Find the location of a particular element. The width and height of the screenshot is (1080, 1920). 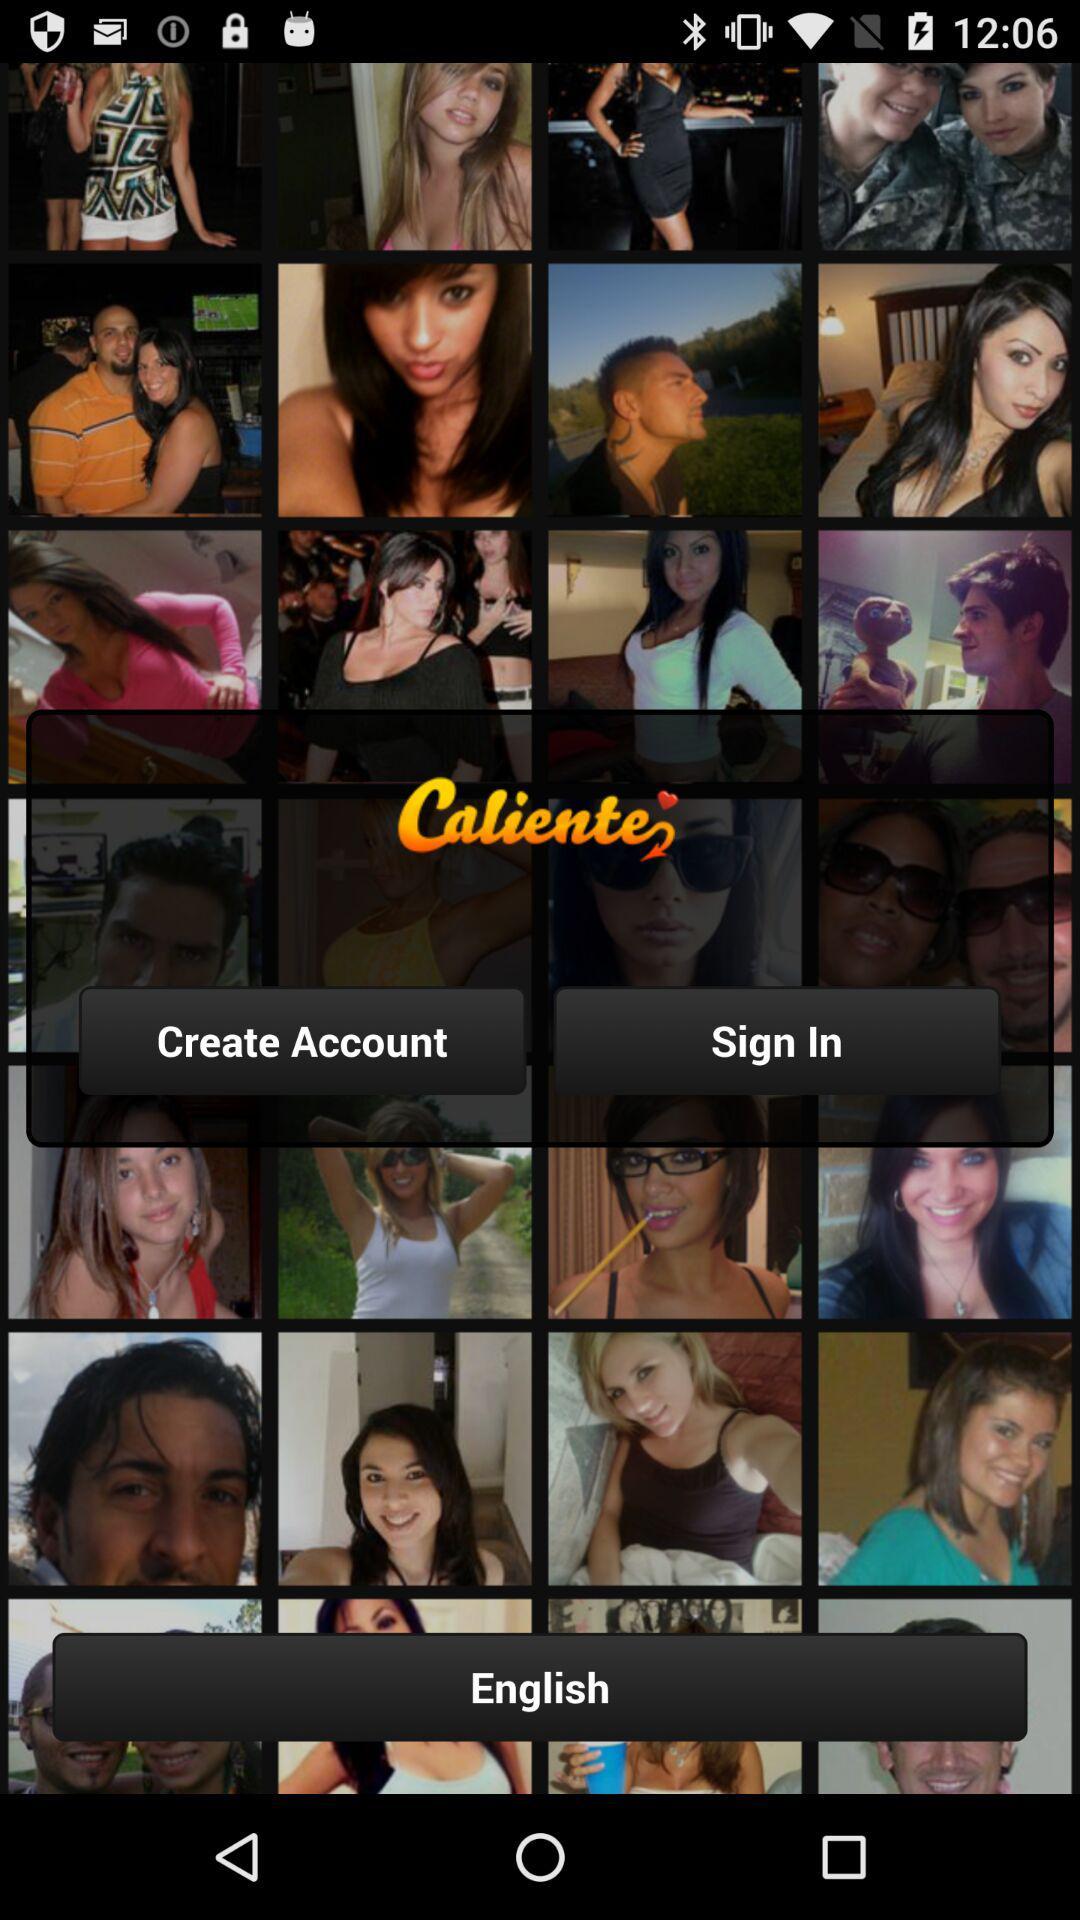

the button next to create account item is located at coordinates (776, 1040).